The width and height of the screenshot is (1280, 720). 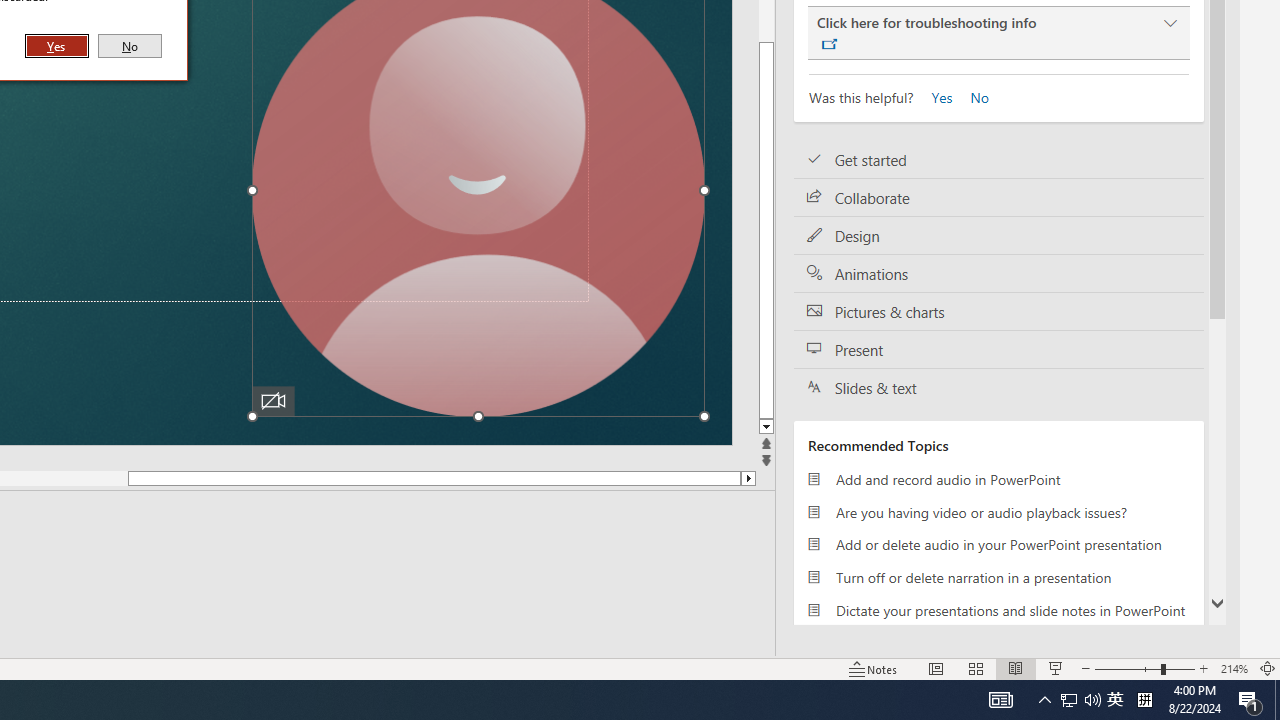 I want to click on 'Click here for troubleshooting info', so click(x=999, y=33).